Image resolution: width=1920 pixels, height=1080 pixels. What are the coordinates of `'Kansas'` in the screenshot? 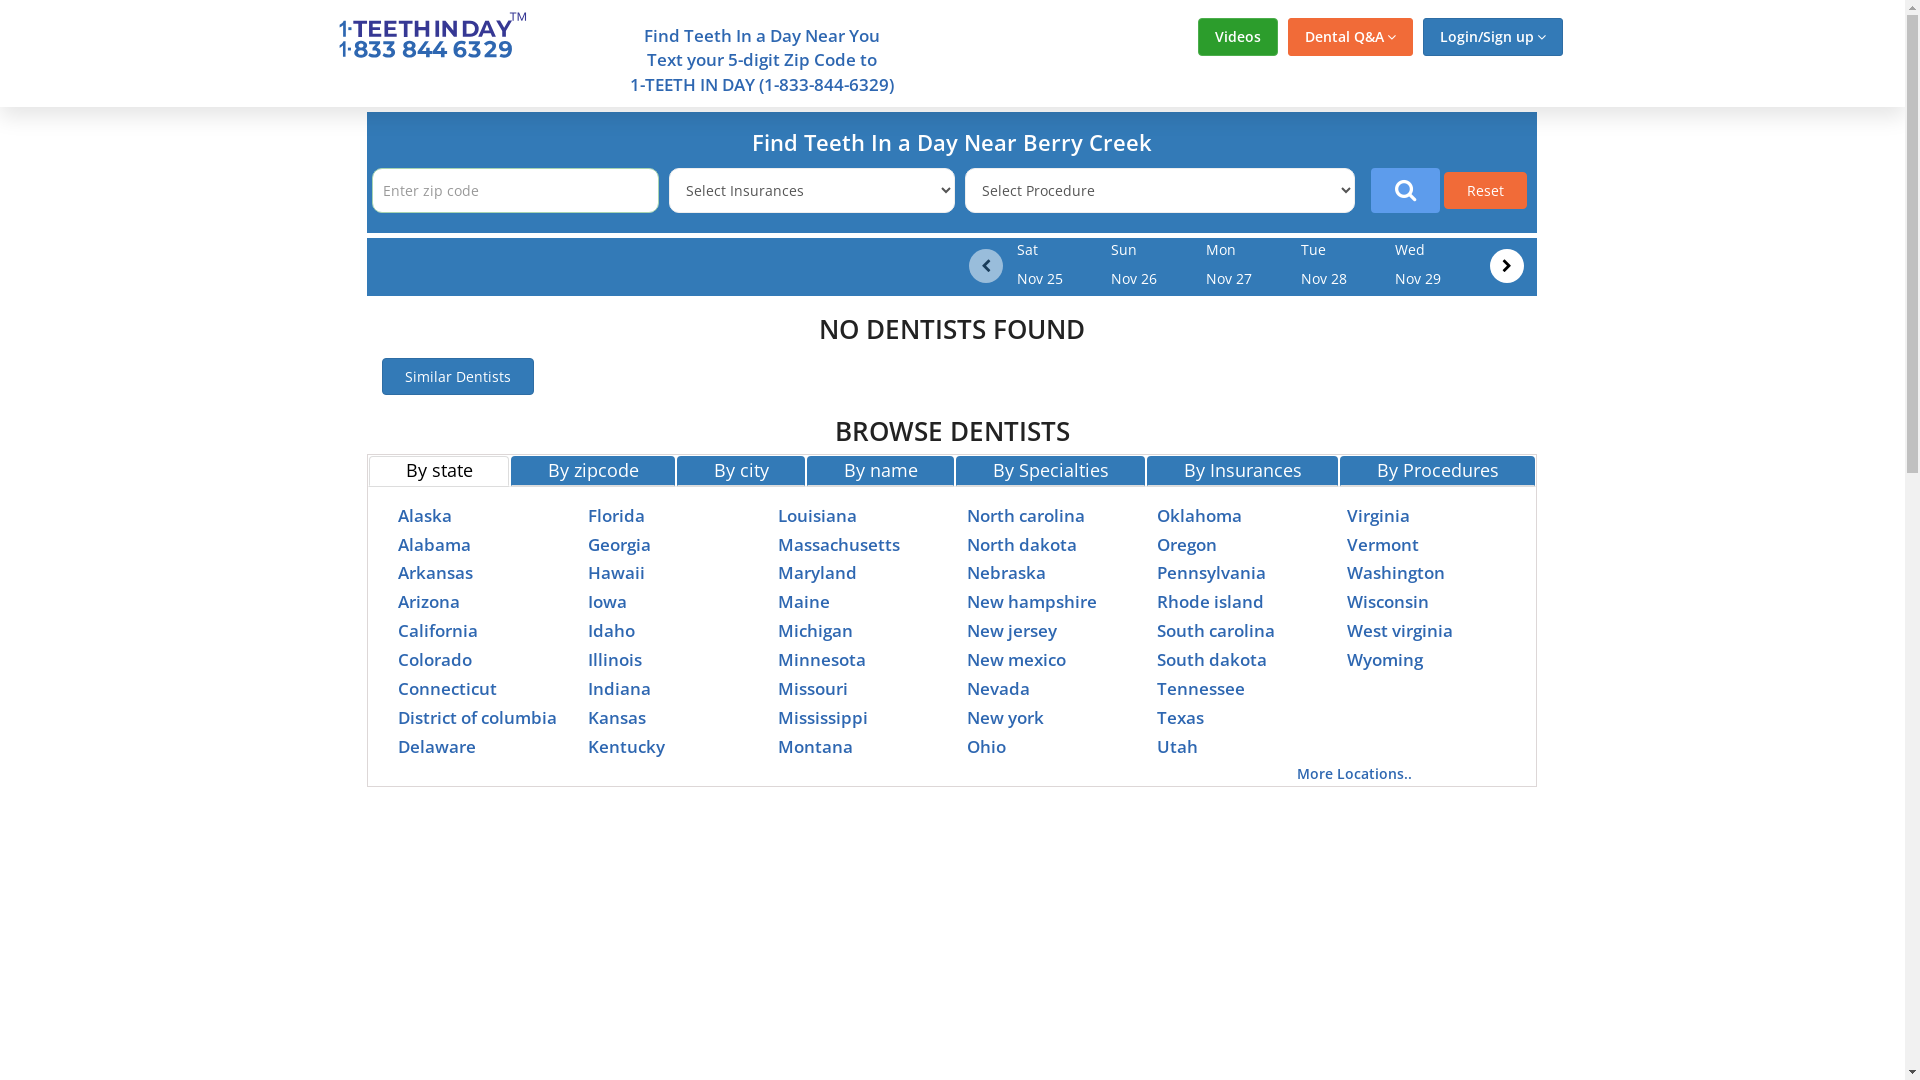 It's located at (616, 716).